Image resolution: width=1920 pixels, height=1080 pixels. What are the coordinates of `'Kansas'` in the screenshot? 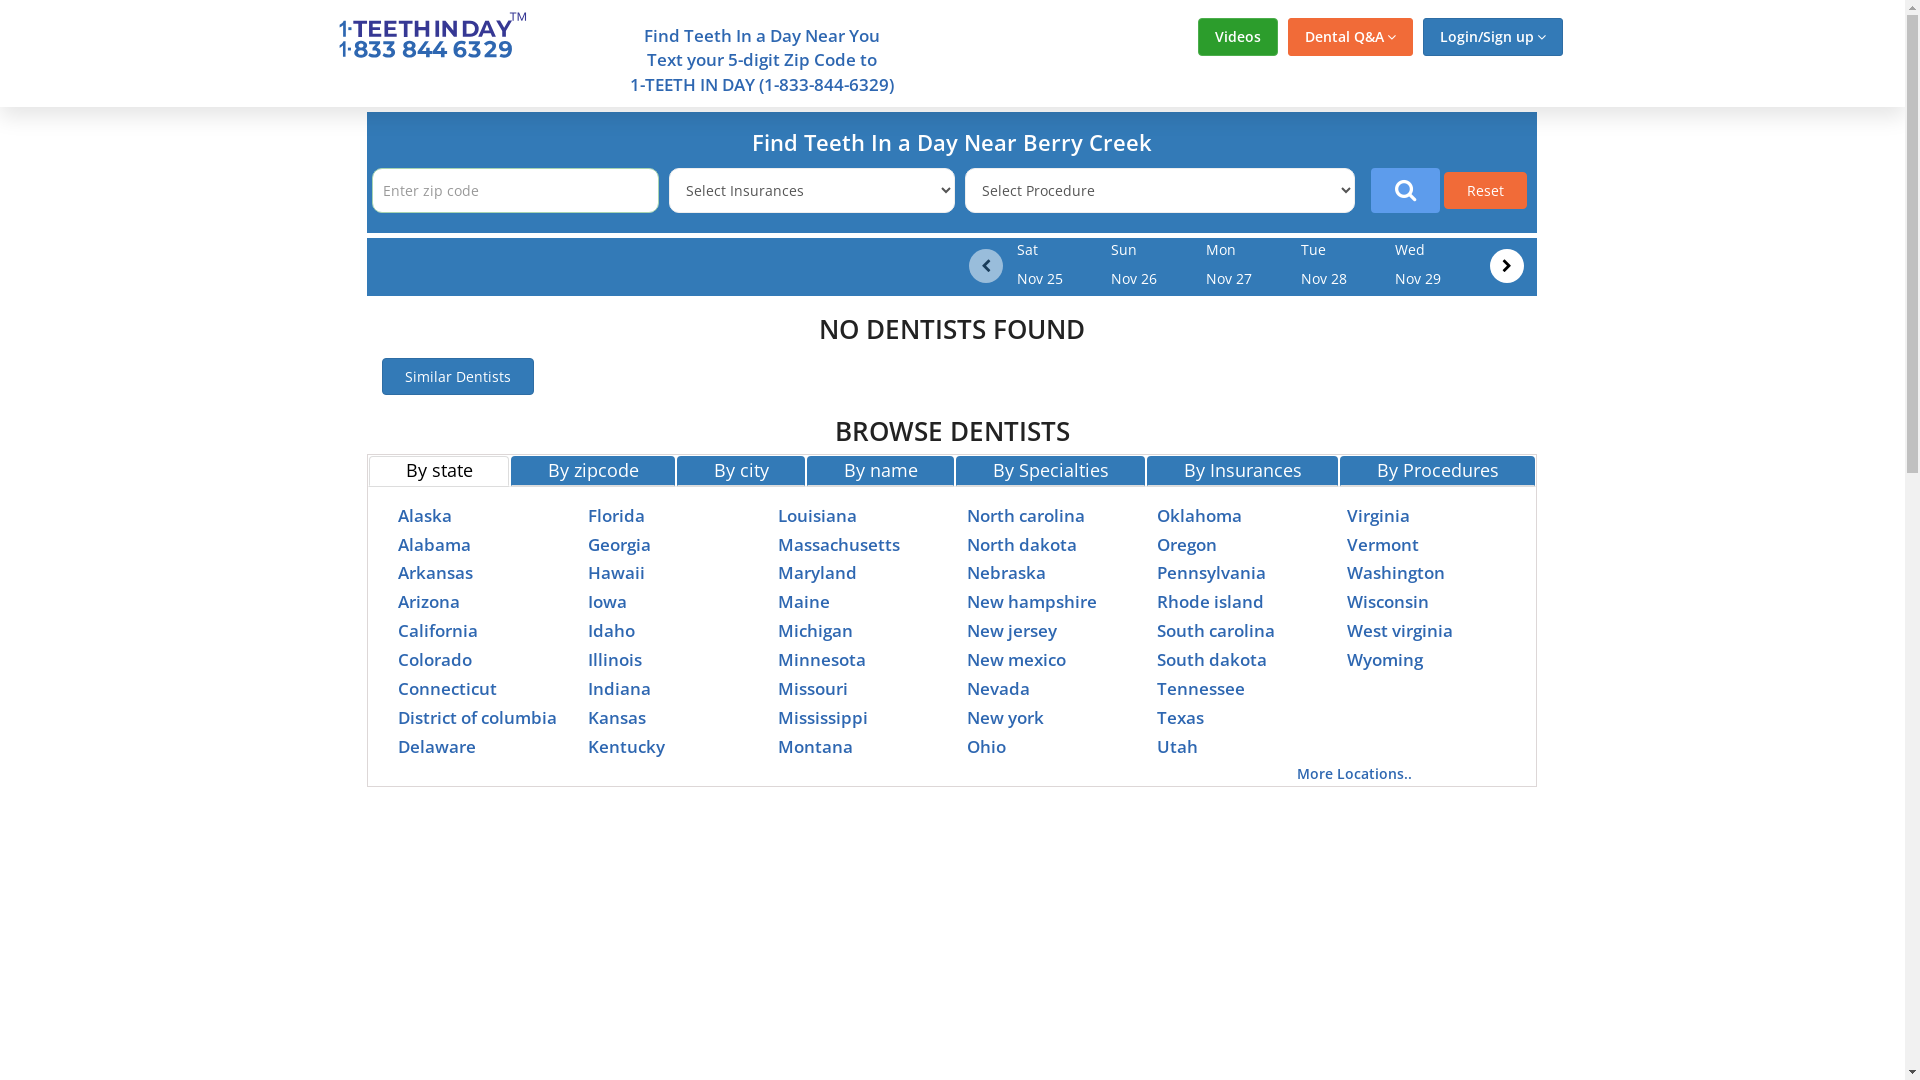 It's located at (616, 716).